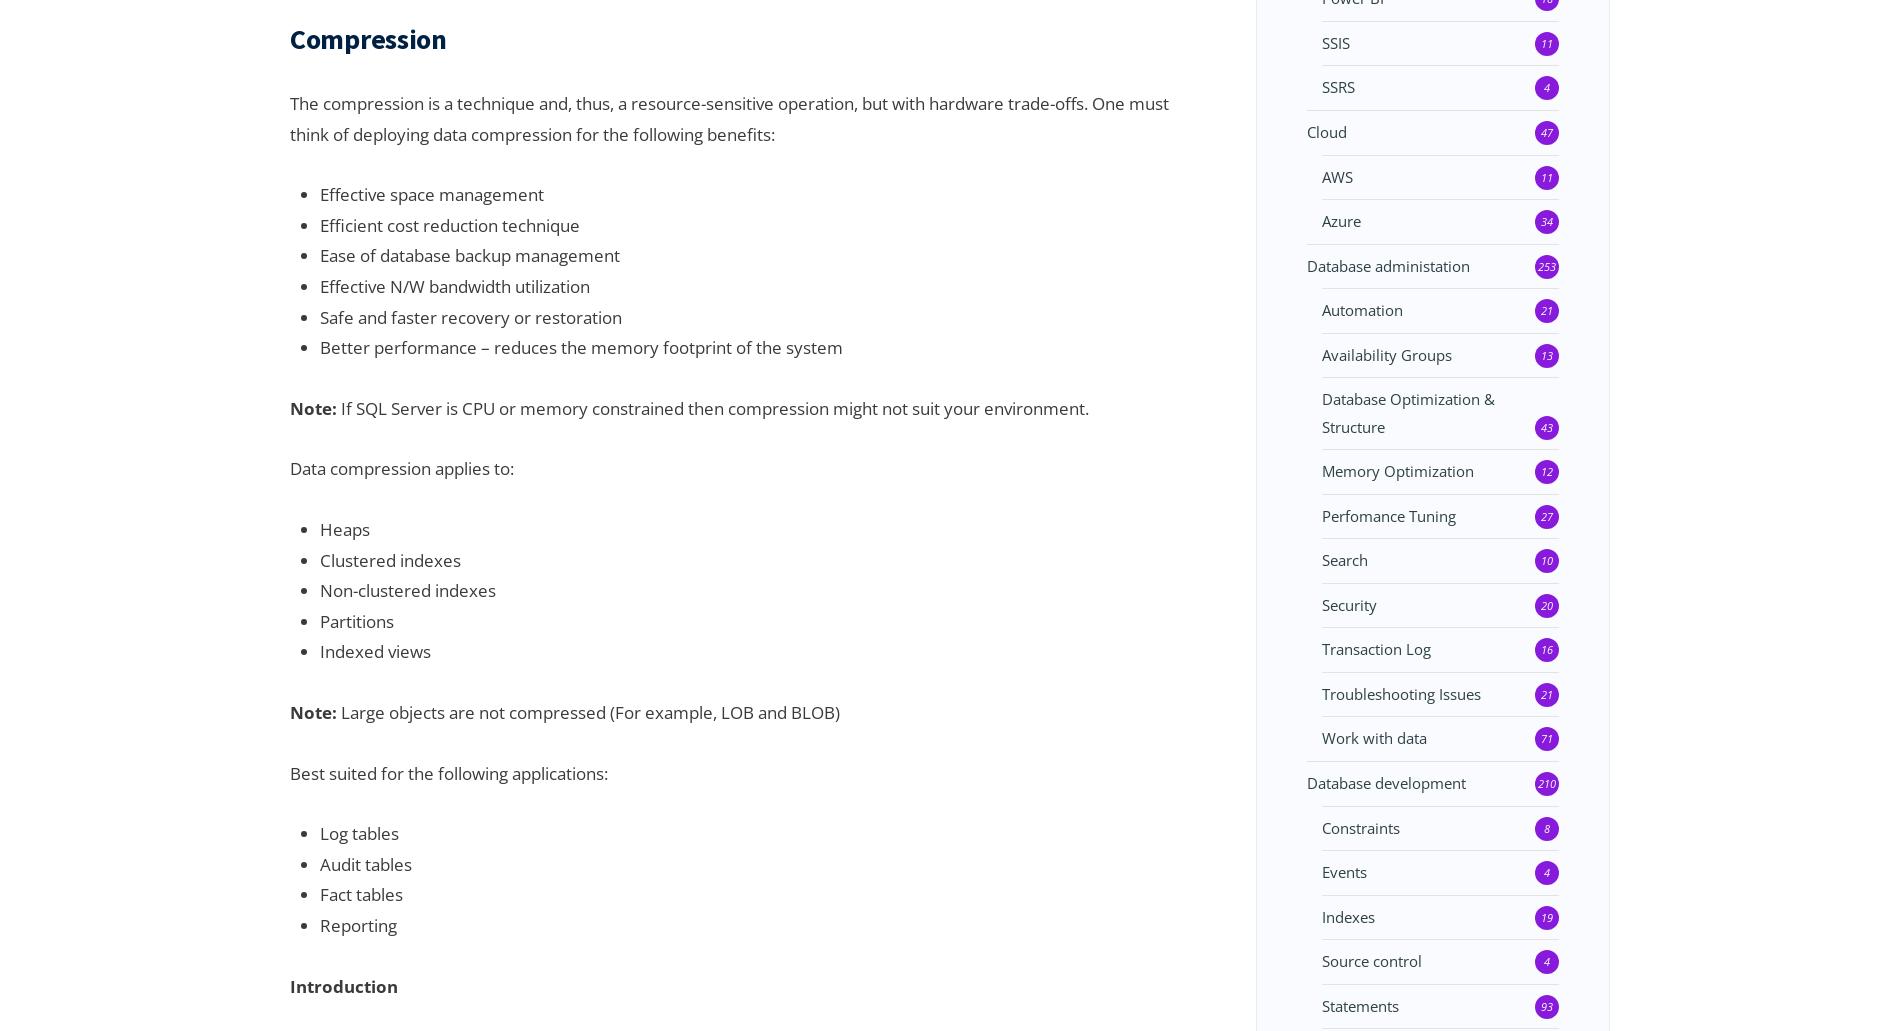 The height and width of the screenshot is (1031, 1900). I want to click on '8', so click(1546, 827).